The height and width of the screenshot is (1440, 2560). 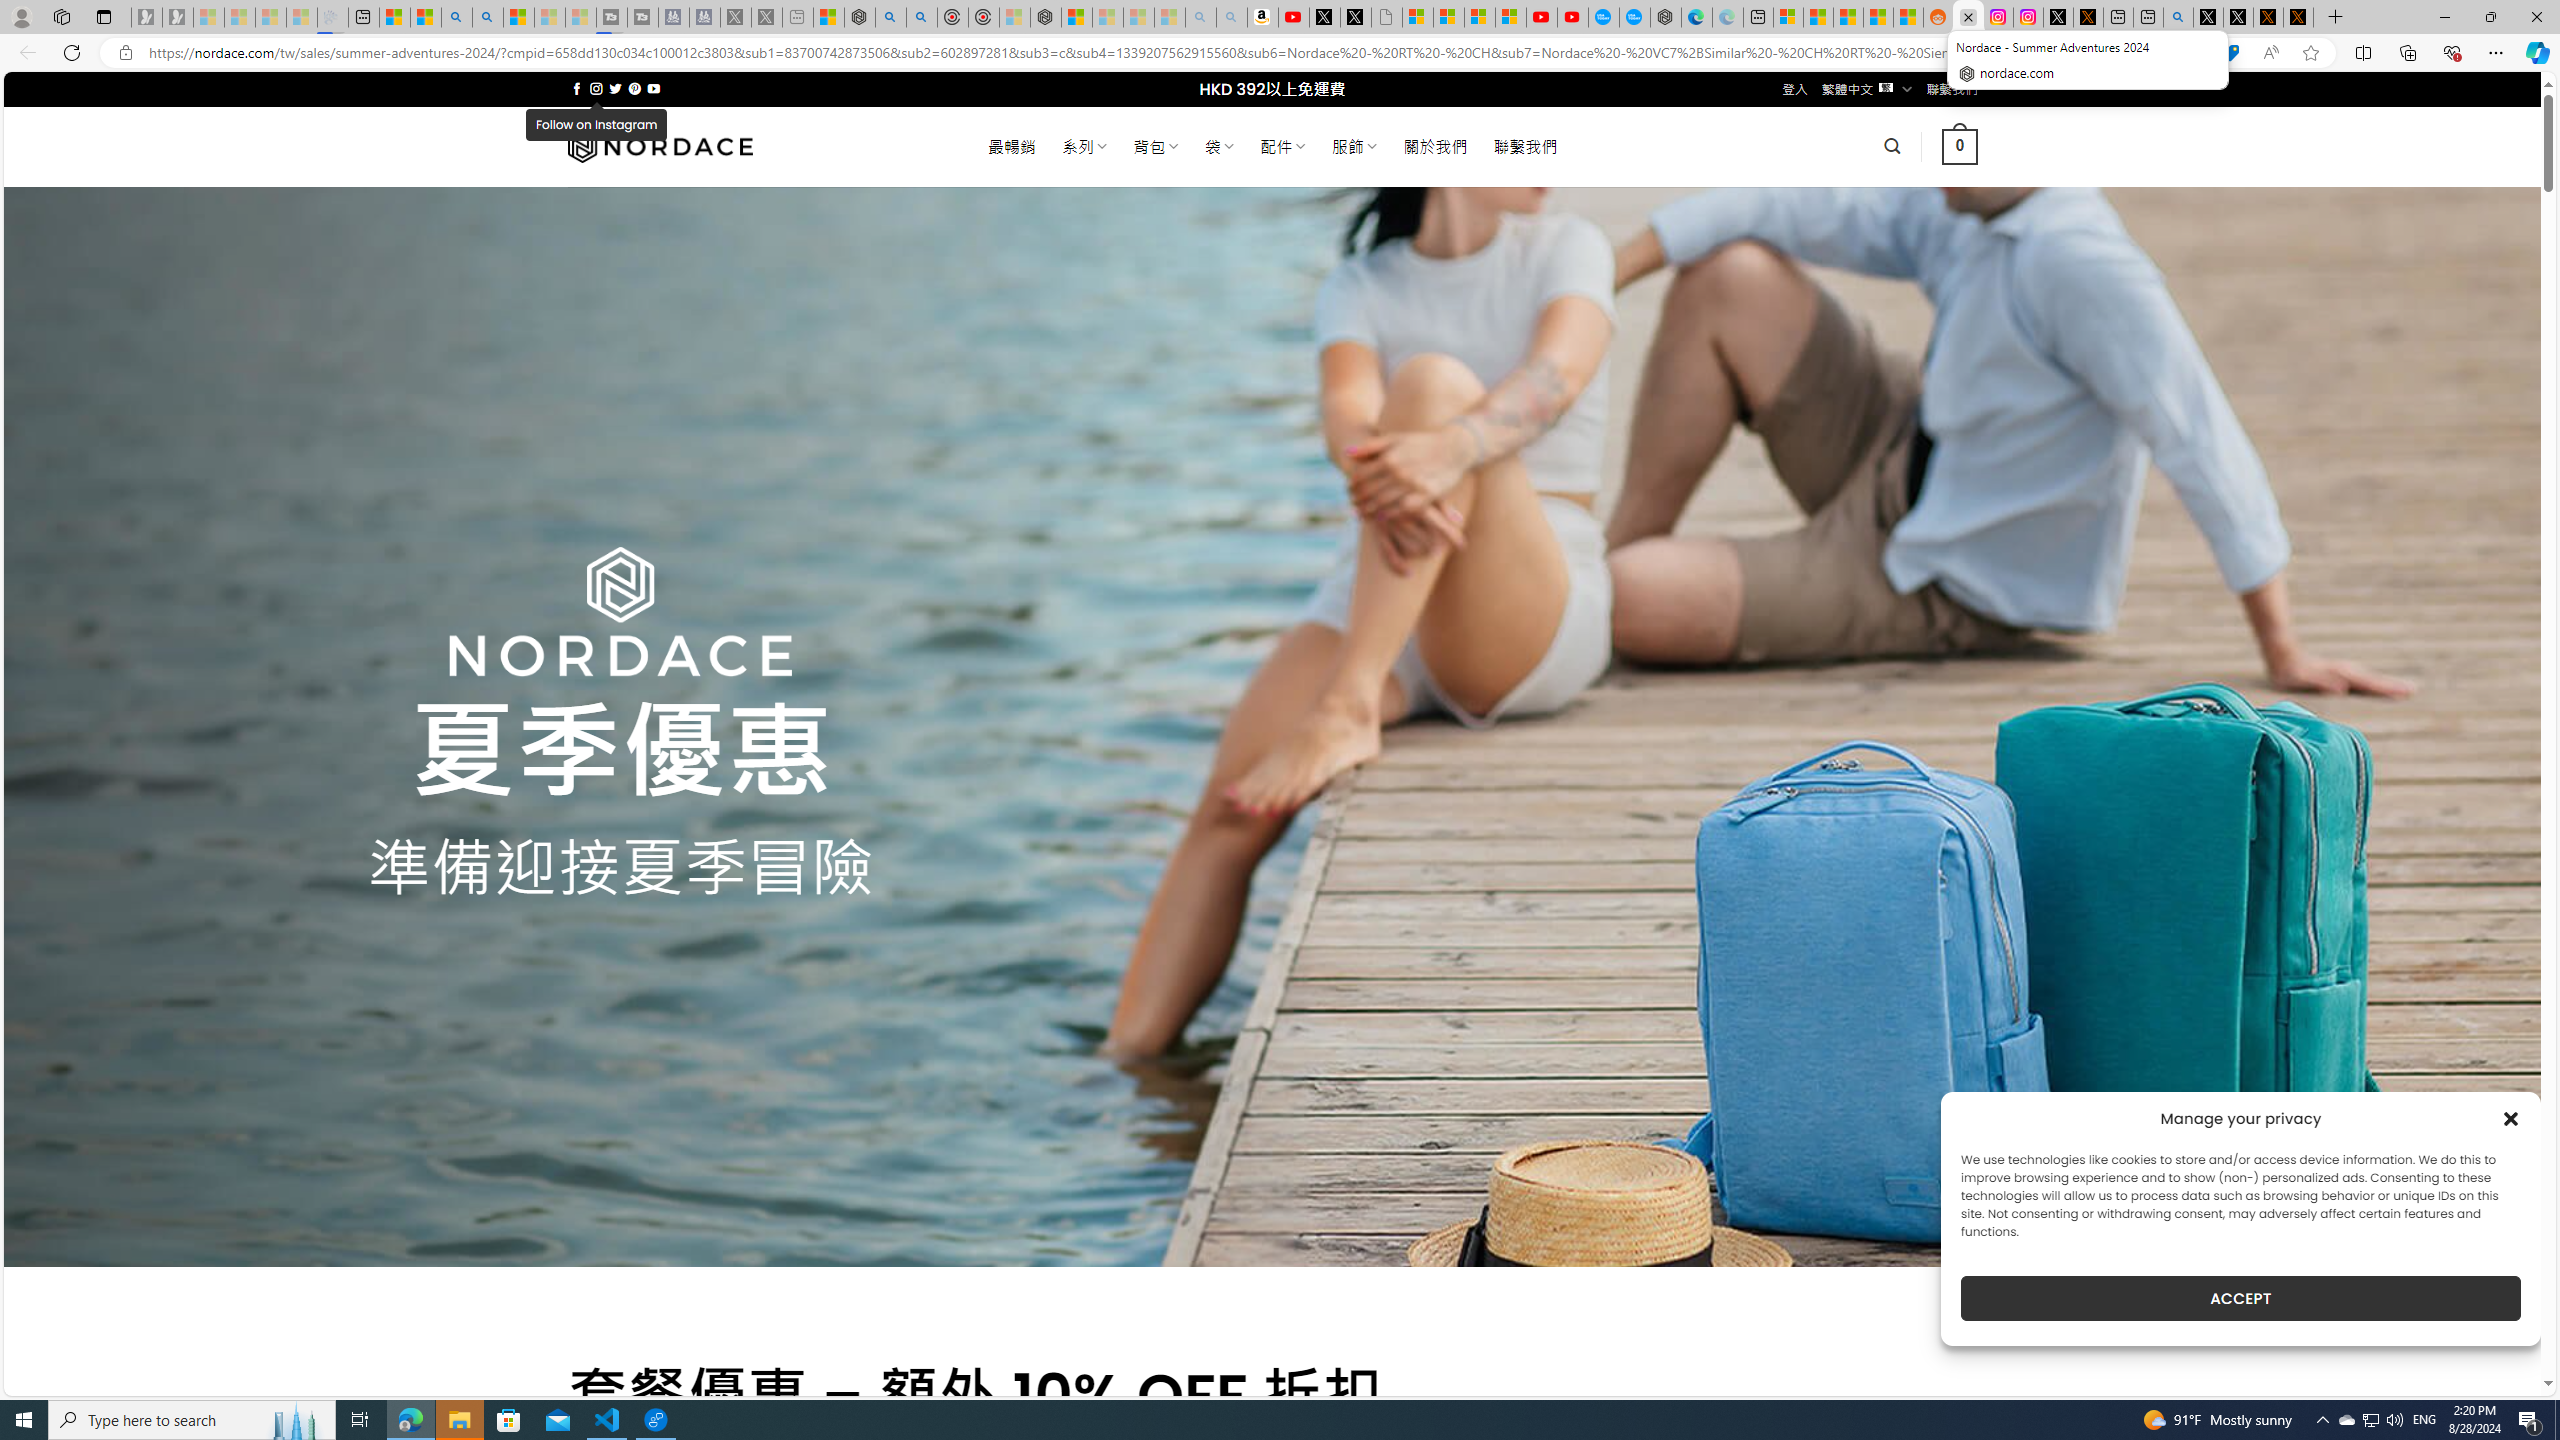 What do you see at coordinates (2230, 53) in the screenshot?
I see `'This site has coupons! Shopping in Microsoft Edge'` at bounding box center [2230, 53].